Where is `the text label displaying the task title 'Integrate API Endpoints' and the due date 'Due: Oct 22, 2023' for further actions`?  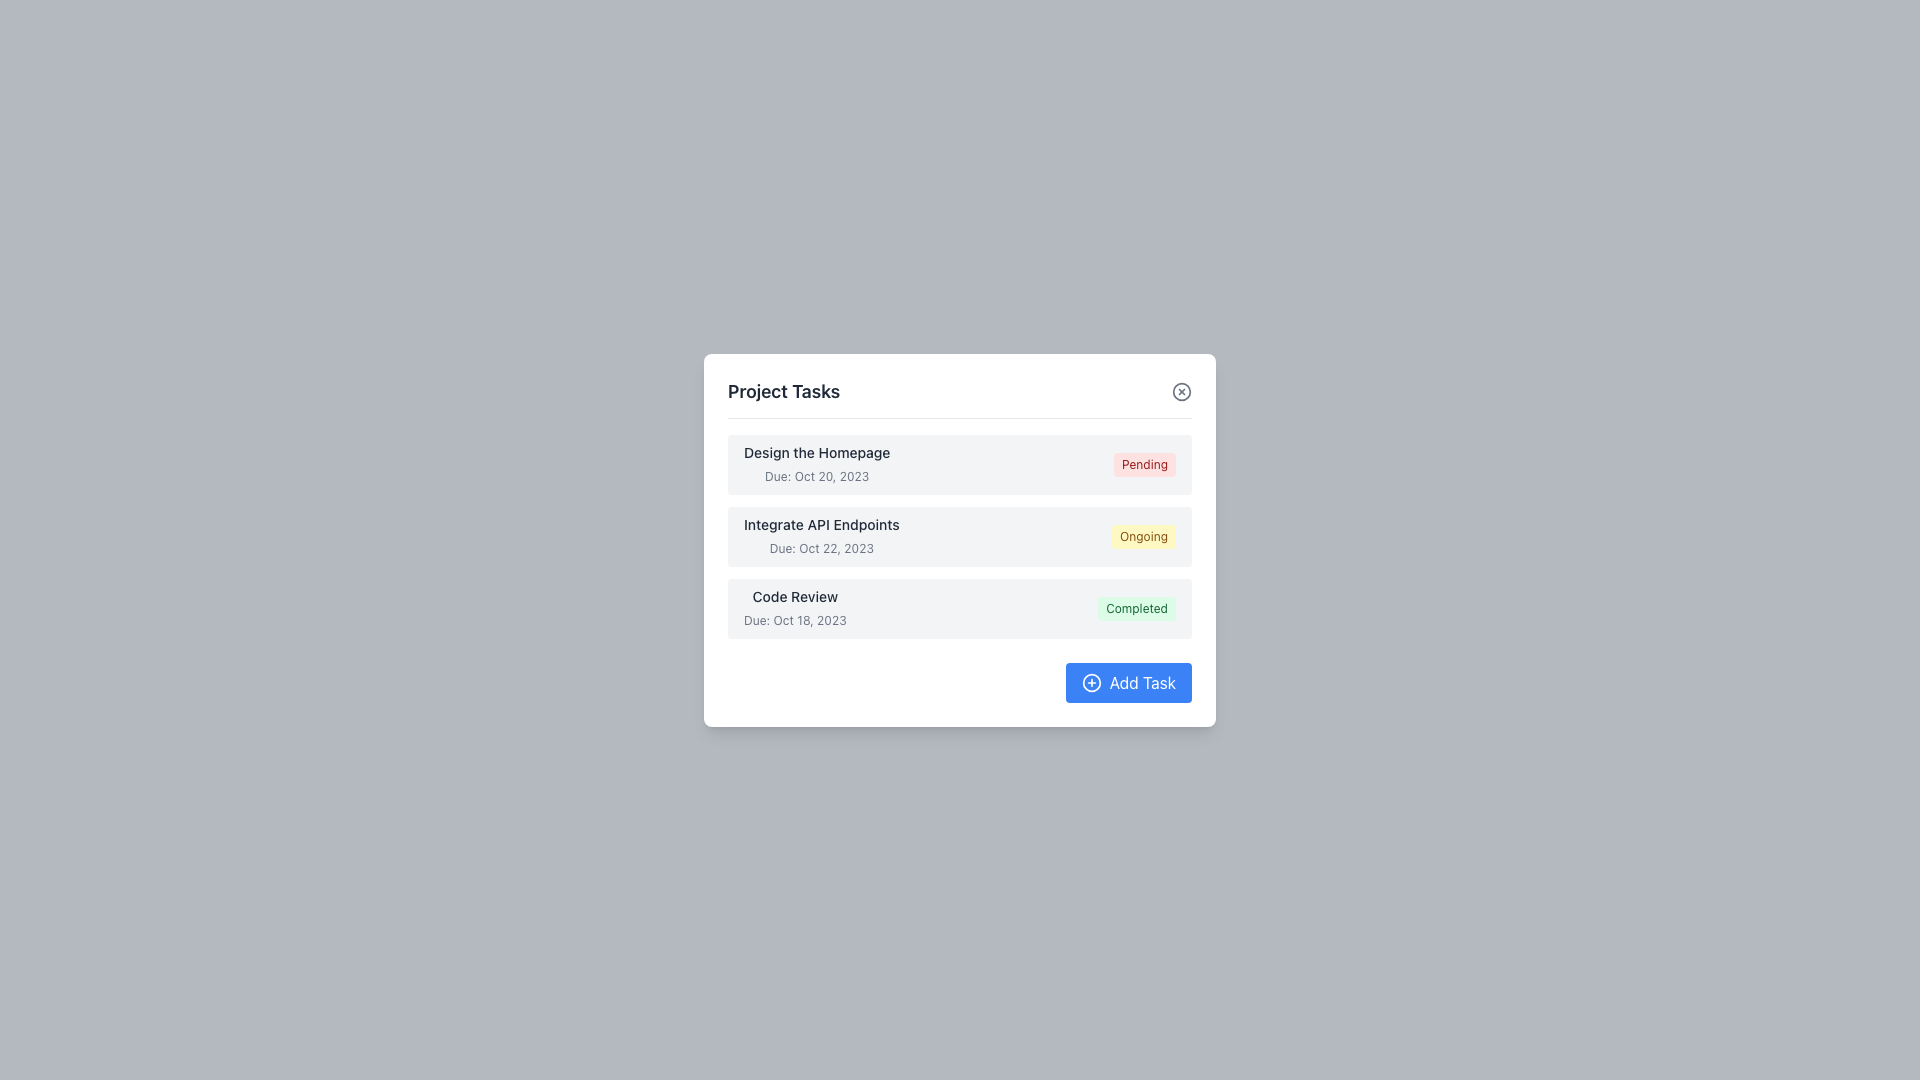 the text label displaying the task title 'Integrate API Endpoints' and the due date 'Due: Oct 22, 2023' for further actions is located at coordinates (821, 535).